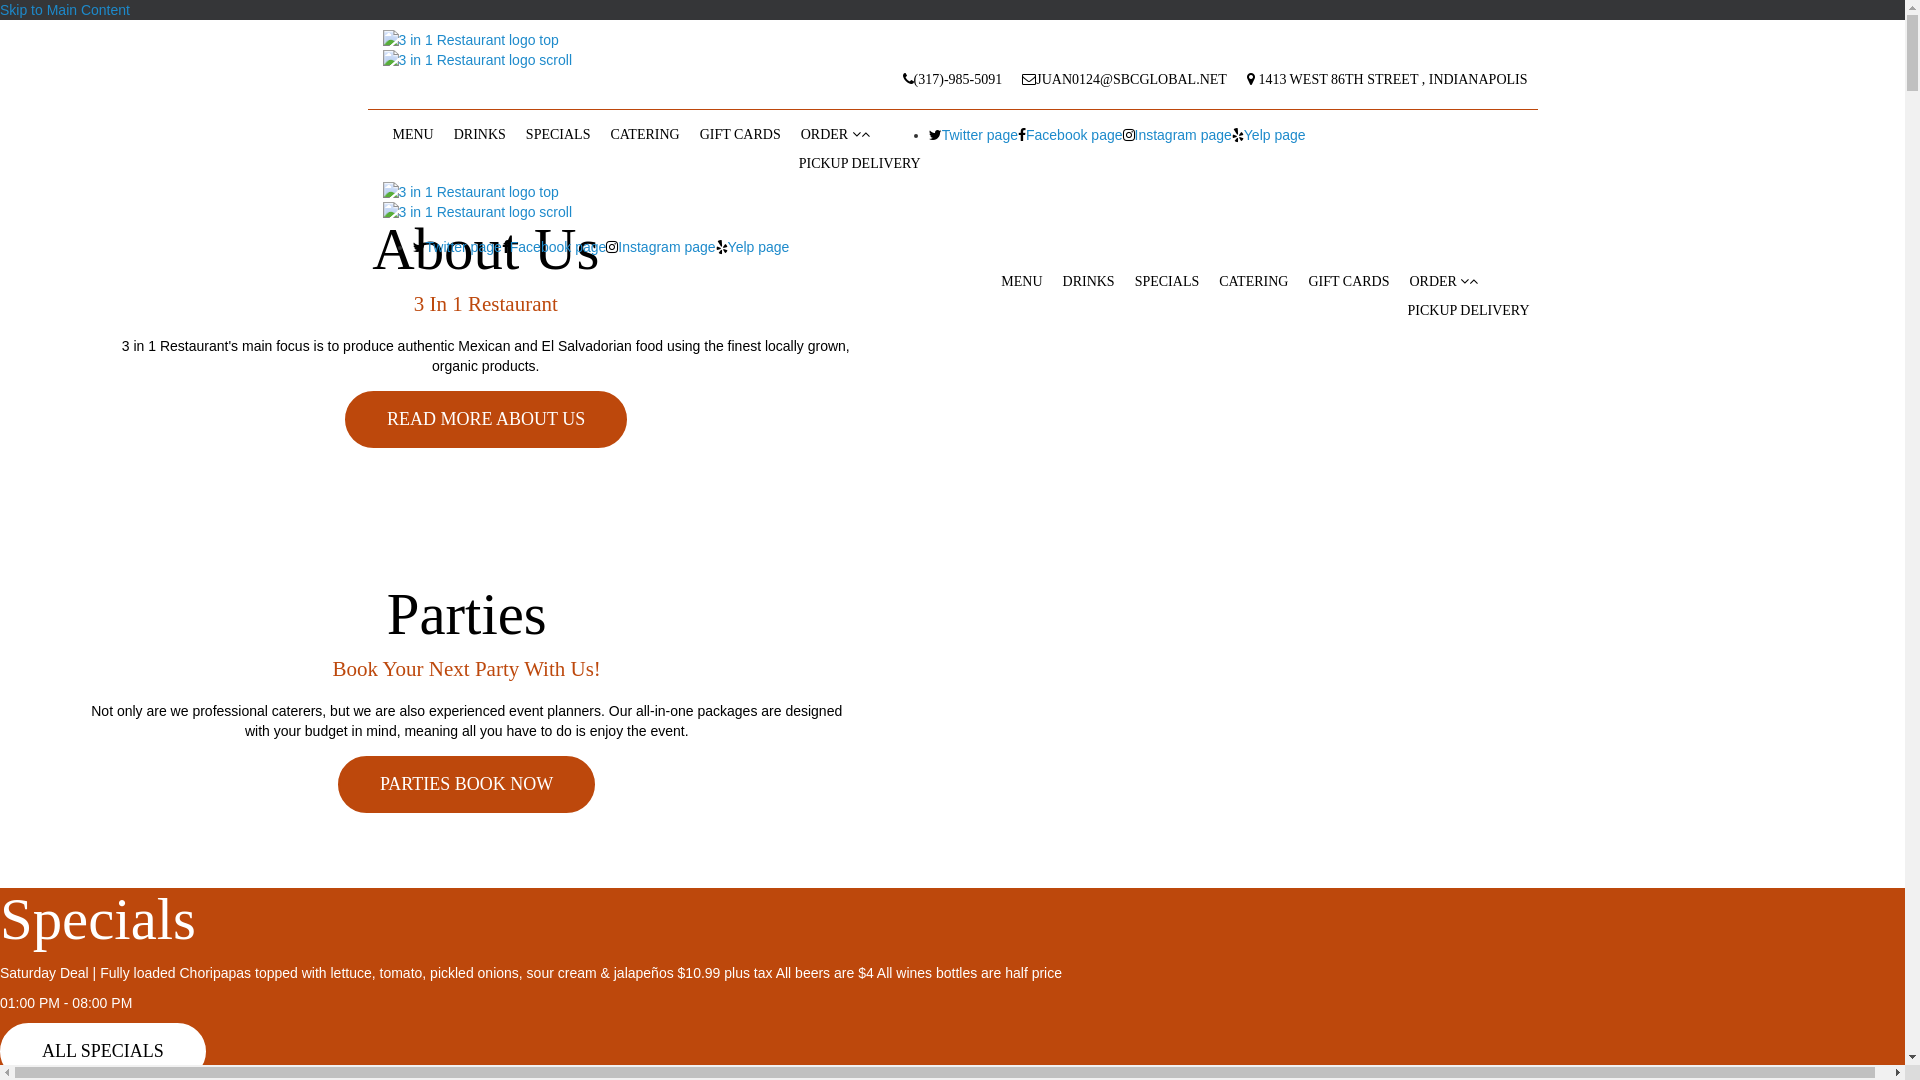 The width and height of the screenshot is (1920, 1080). Describe the element at coordinates (1236, 79) in the screenshot. I see `'1413 WEST 86TH STREET , INDIANAPOLIS'` at that location.